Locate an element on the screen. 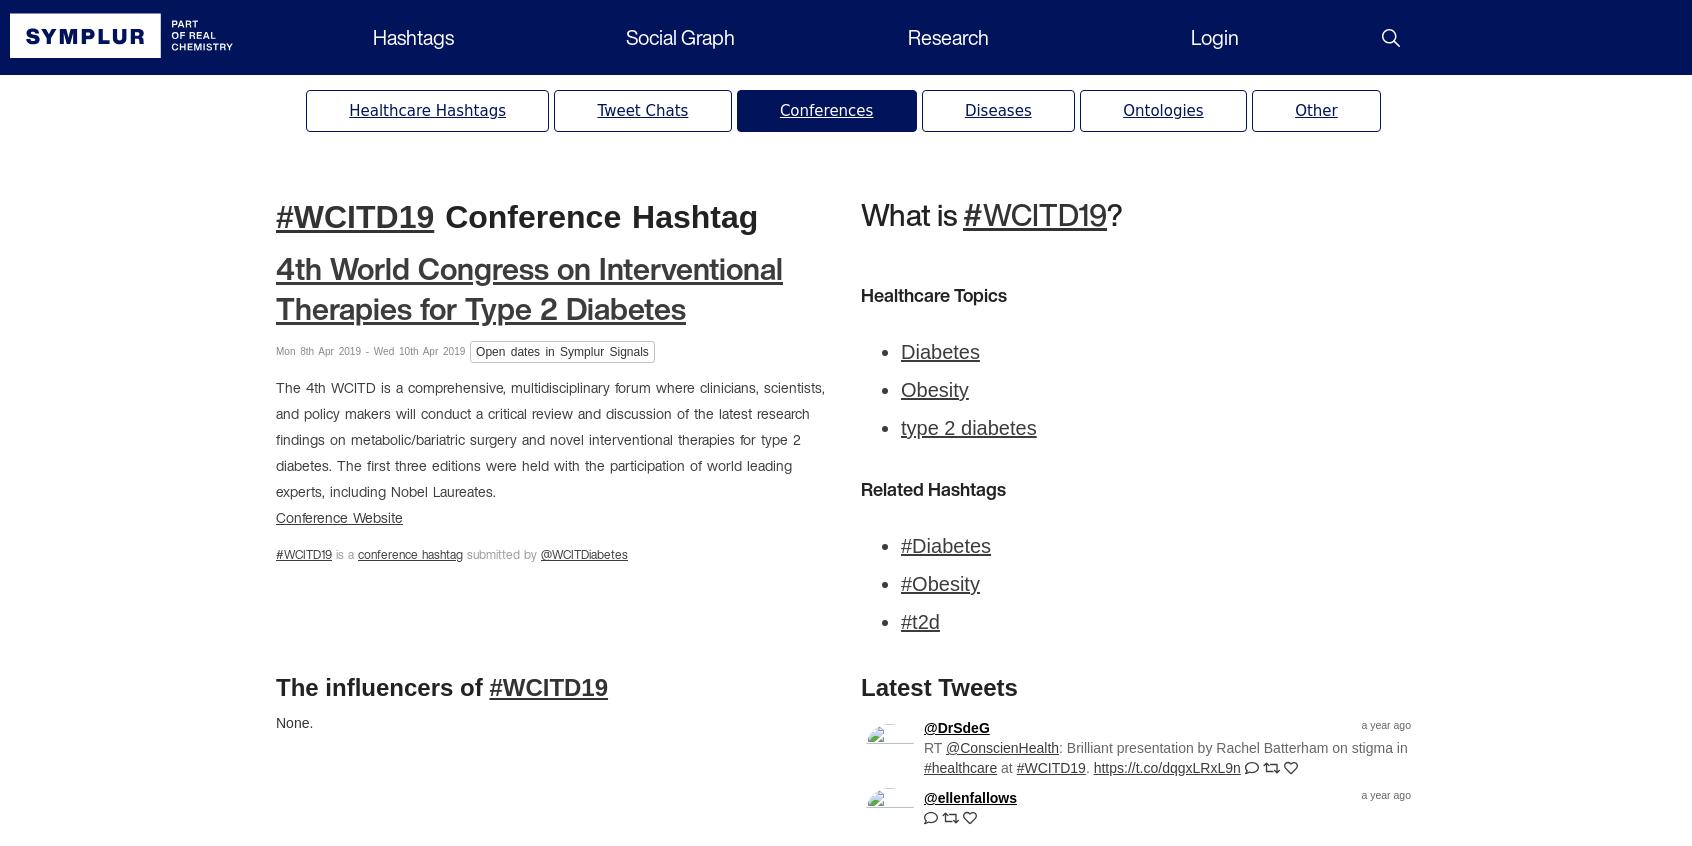 This screenshot has height=846, width=1692. 'Tweet Chats' is located at coordinates (595, 110).